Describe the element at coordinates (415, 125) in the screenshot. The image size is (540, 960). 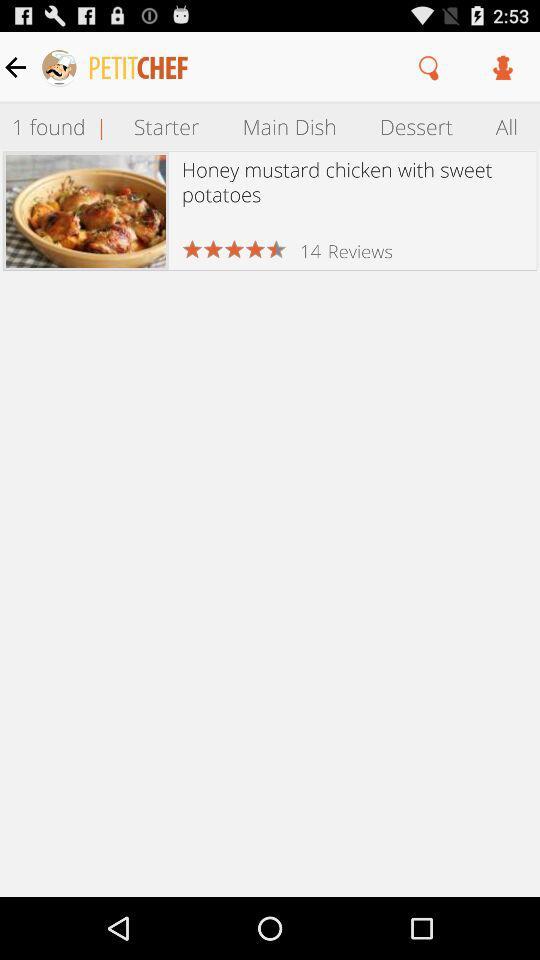
I see `icon above honey mustard chicken` at that location.